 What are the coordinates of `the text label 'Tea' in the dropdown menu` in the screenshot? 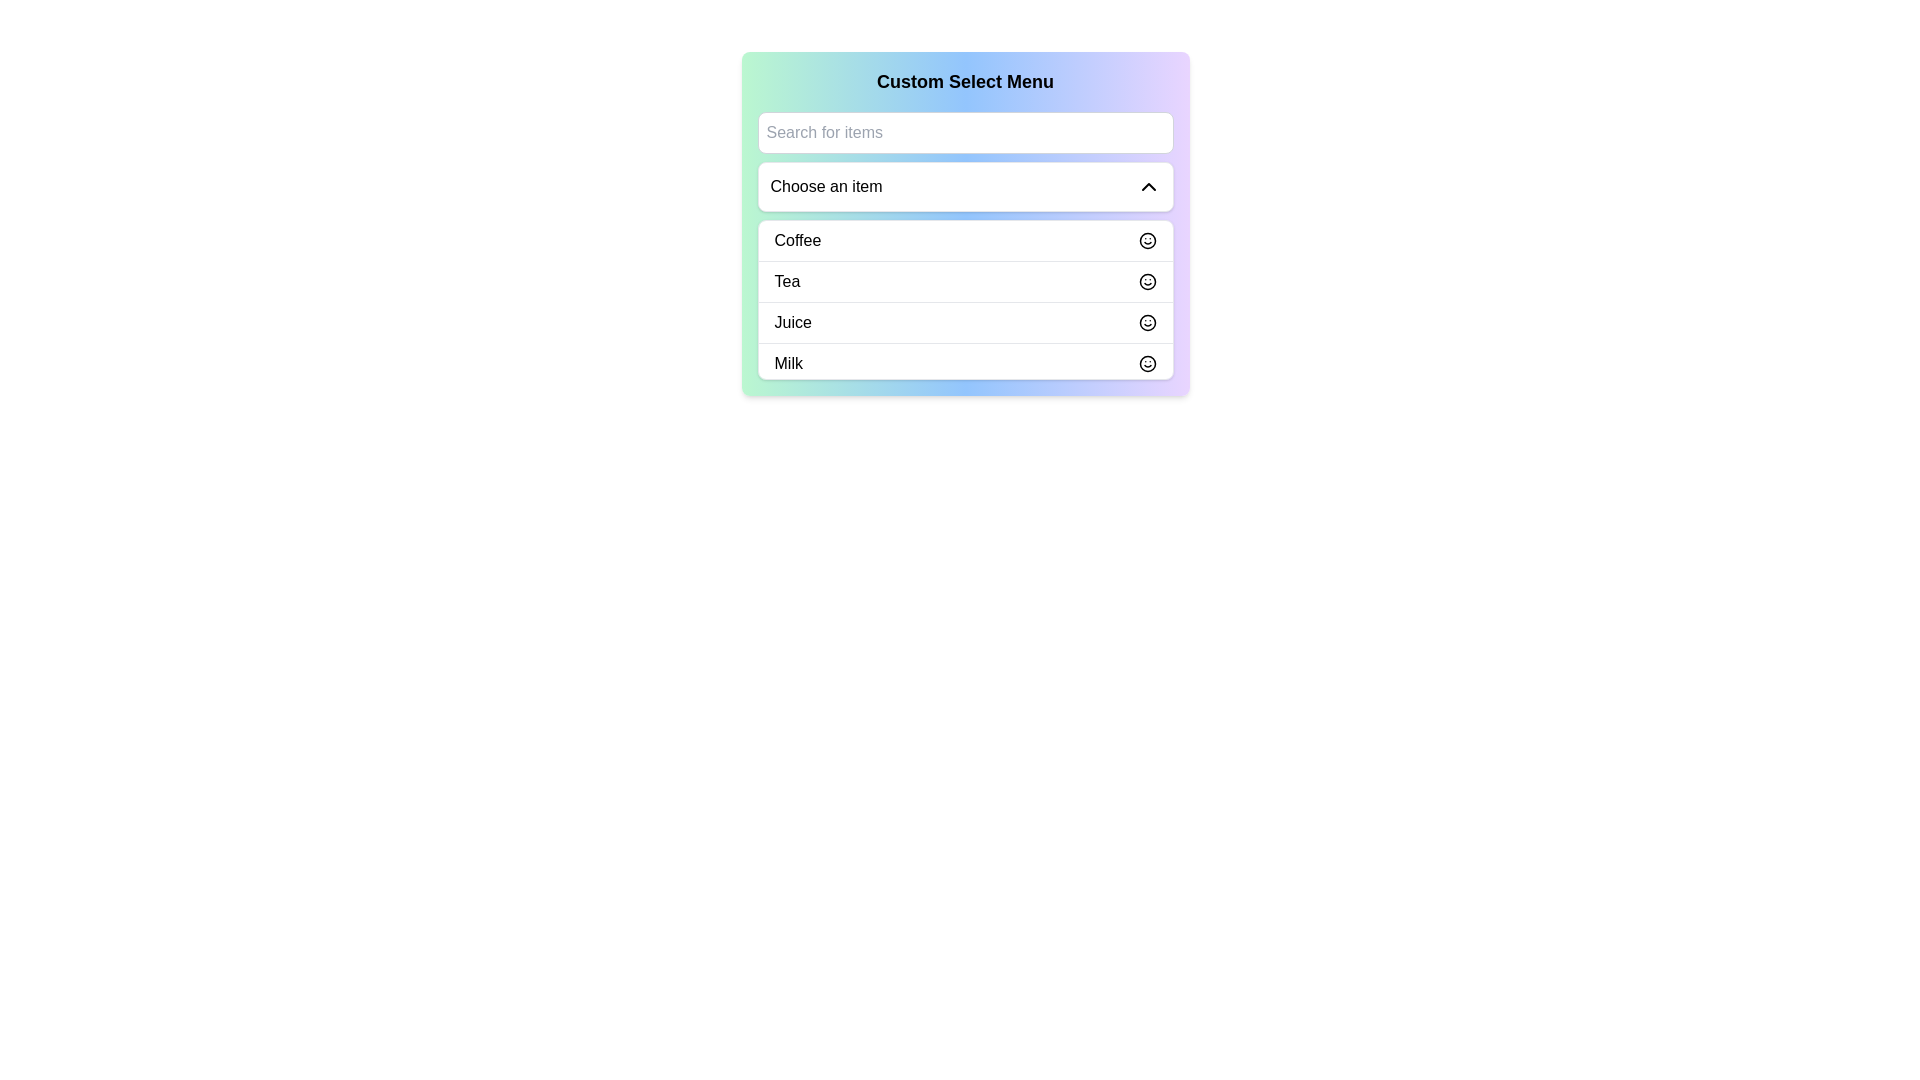 It's located at (786, 281).